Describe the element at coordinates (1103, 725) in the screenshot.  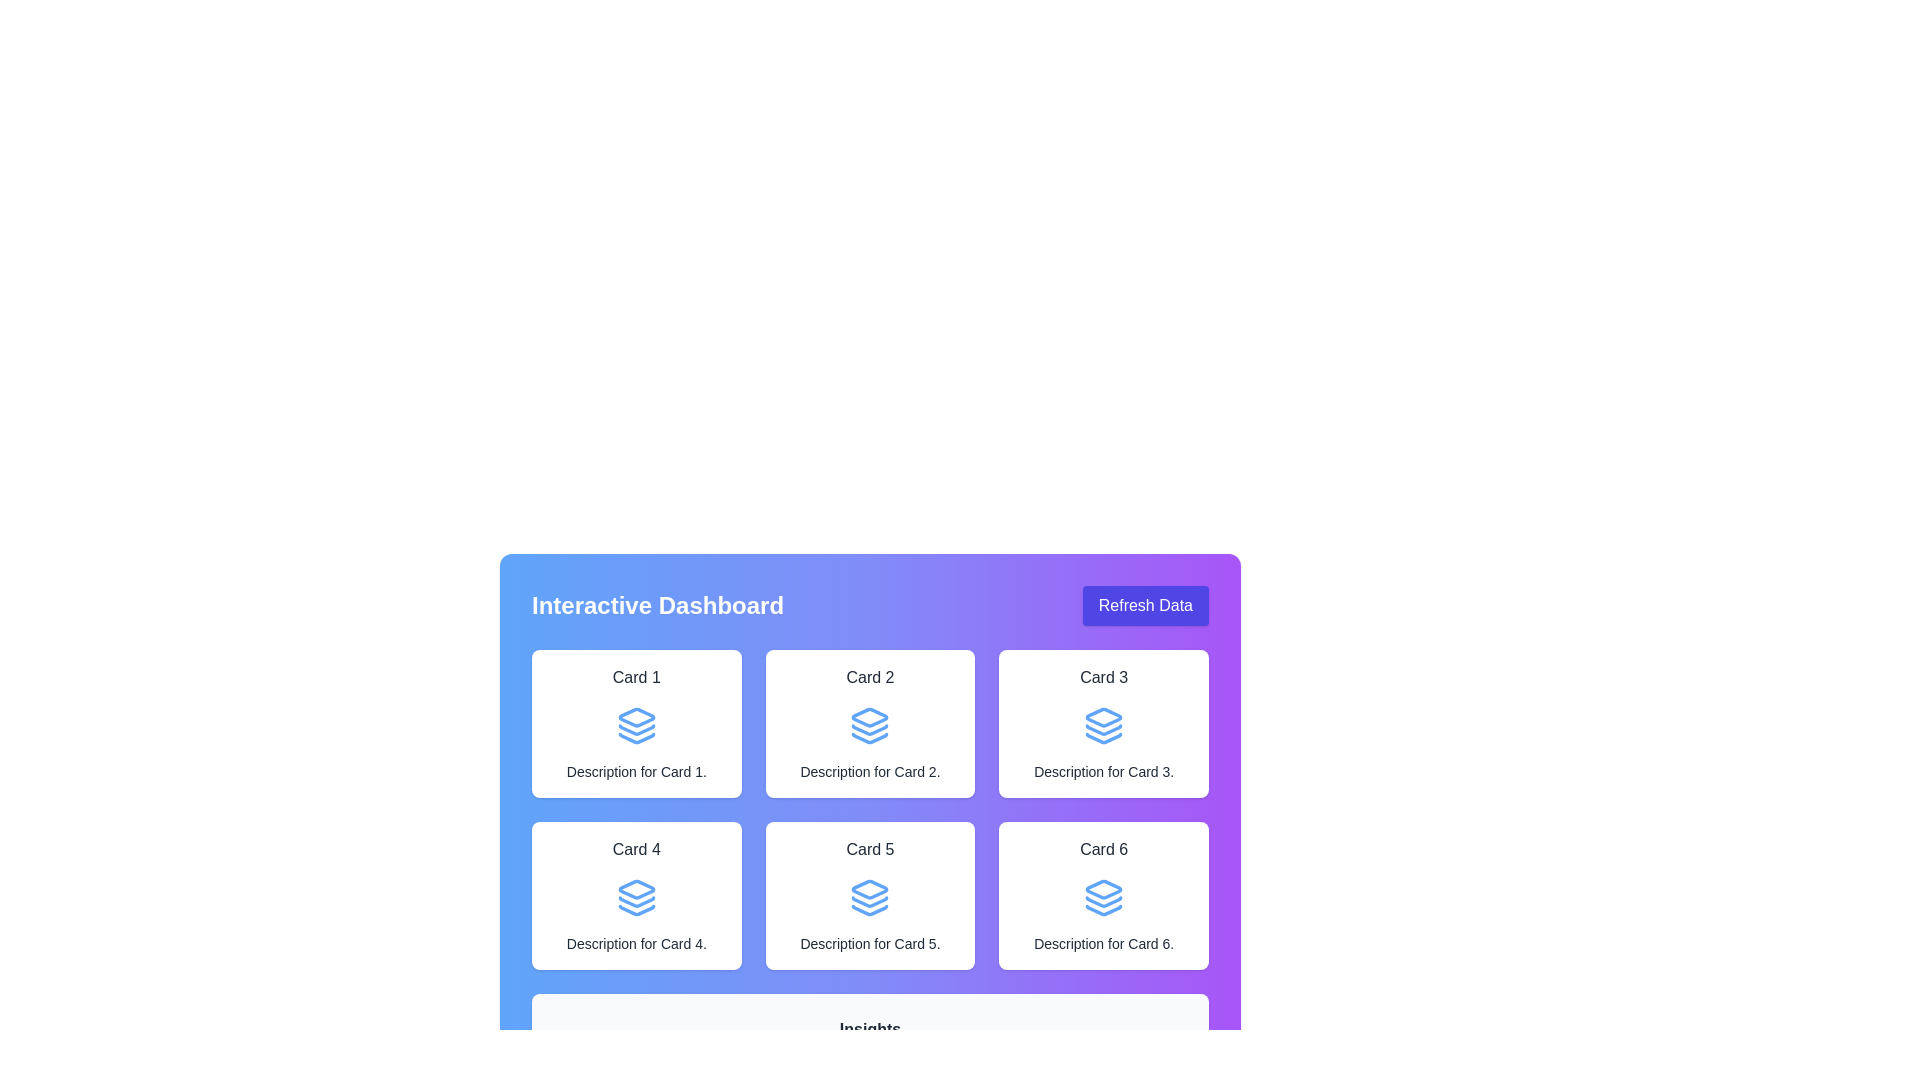
I see `the visual representation of the icon depicting a stack of layers, which is located in 'Card 3' above the text 'Description for Card 3'` at that location.